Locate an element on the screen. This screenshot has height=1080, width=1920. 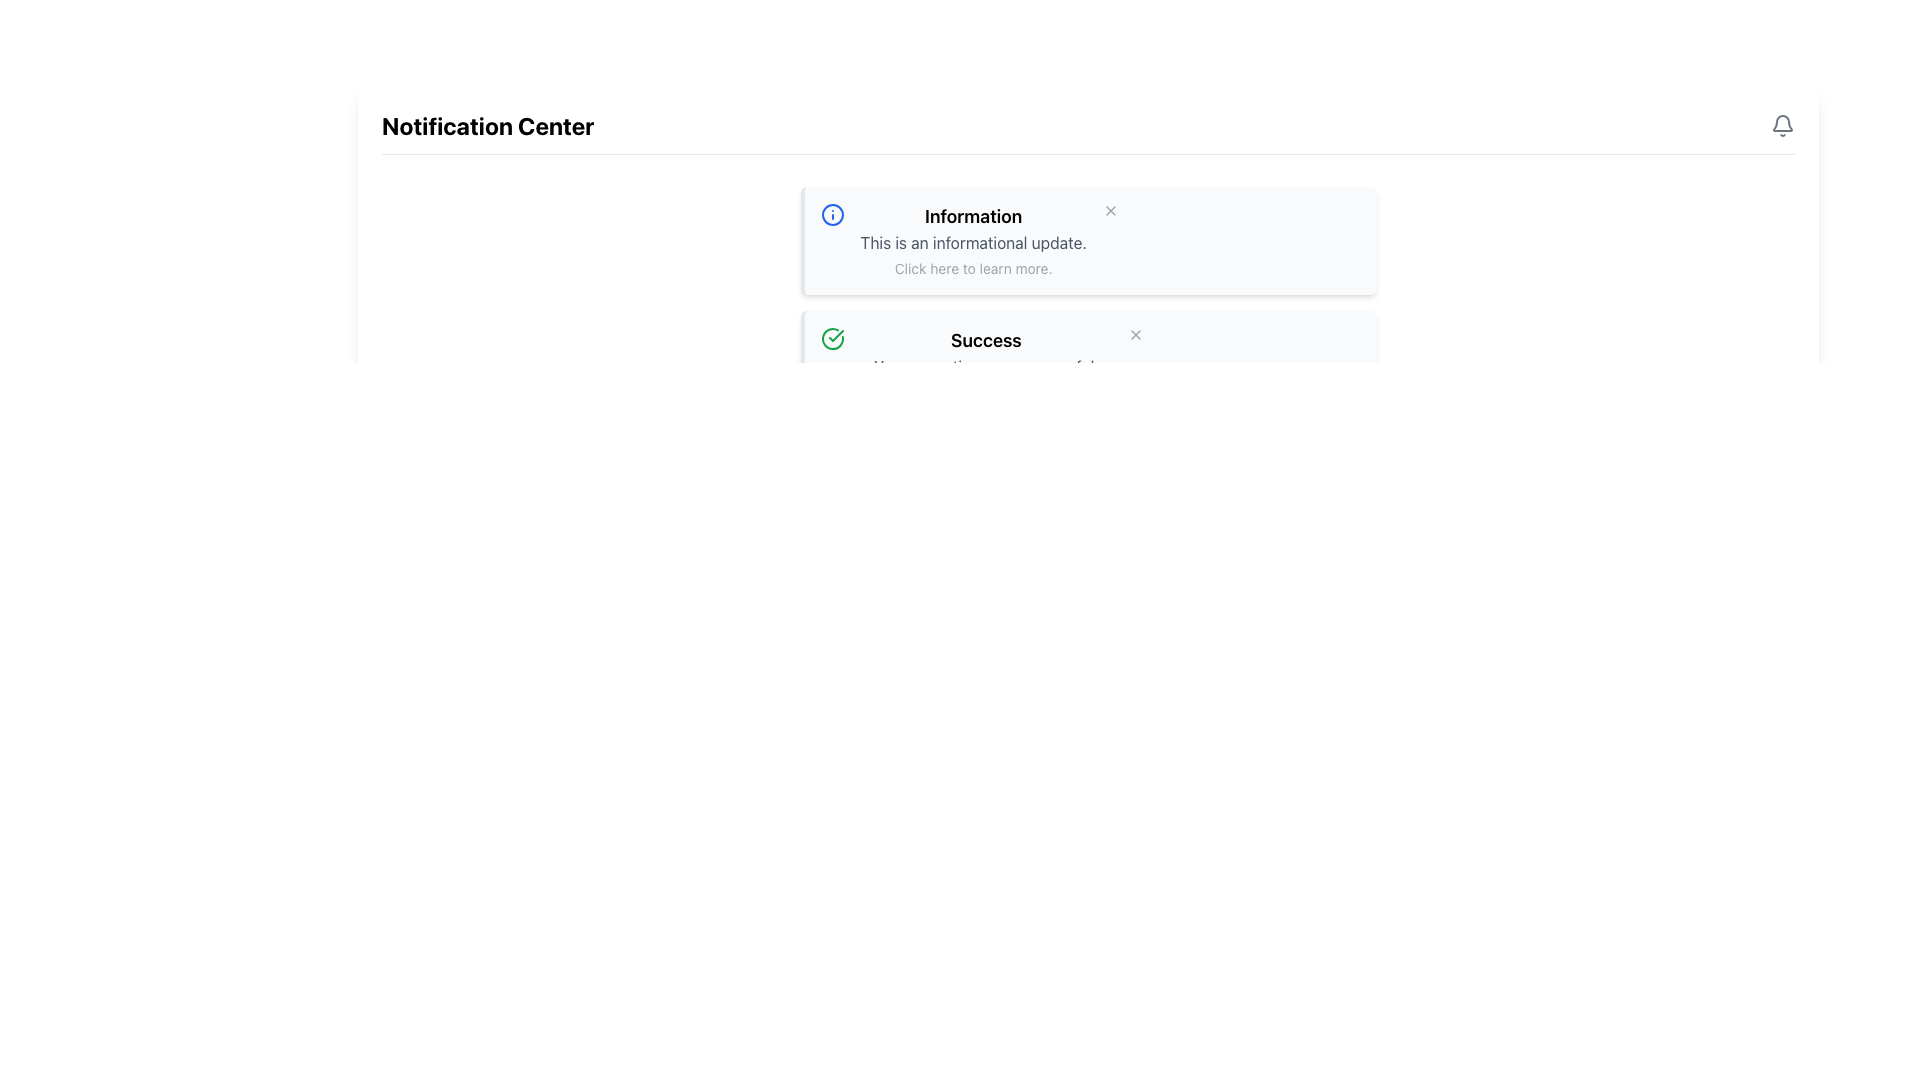
the circular icon graphic with a blue outline representing an information symbol located in the top-left corner of the notification card labeled 'Information' is located at coordinates (832, 215).